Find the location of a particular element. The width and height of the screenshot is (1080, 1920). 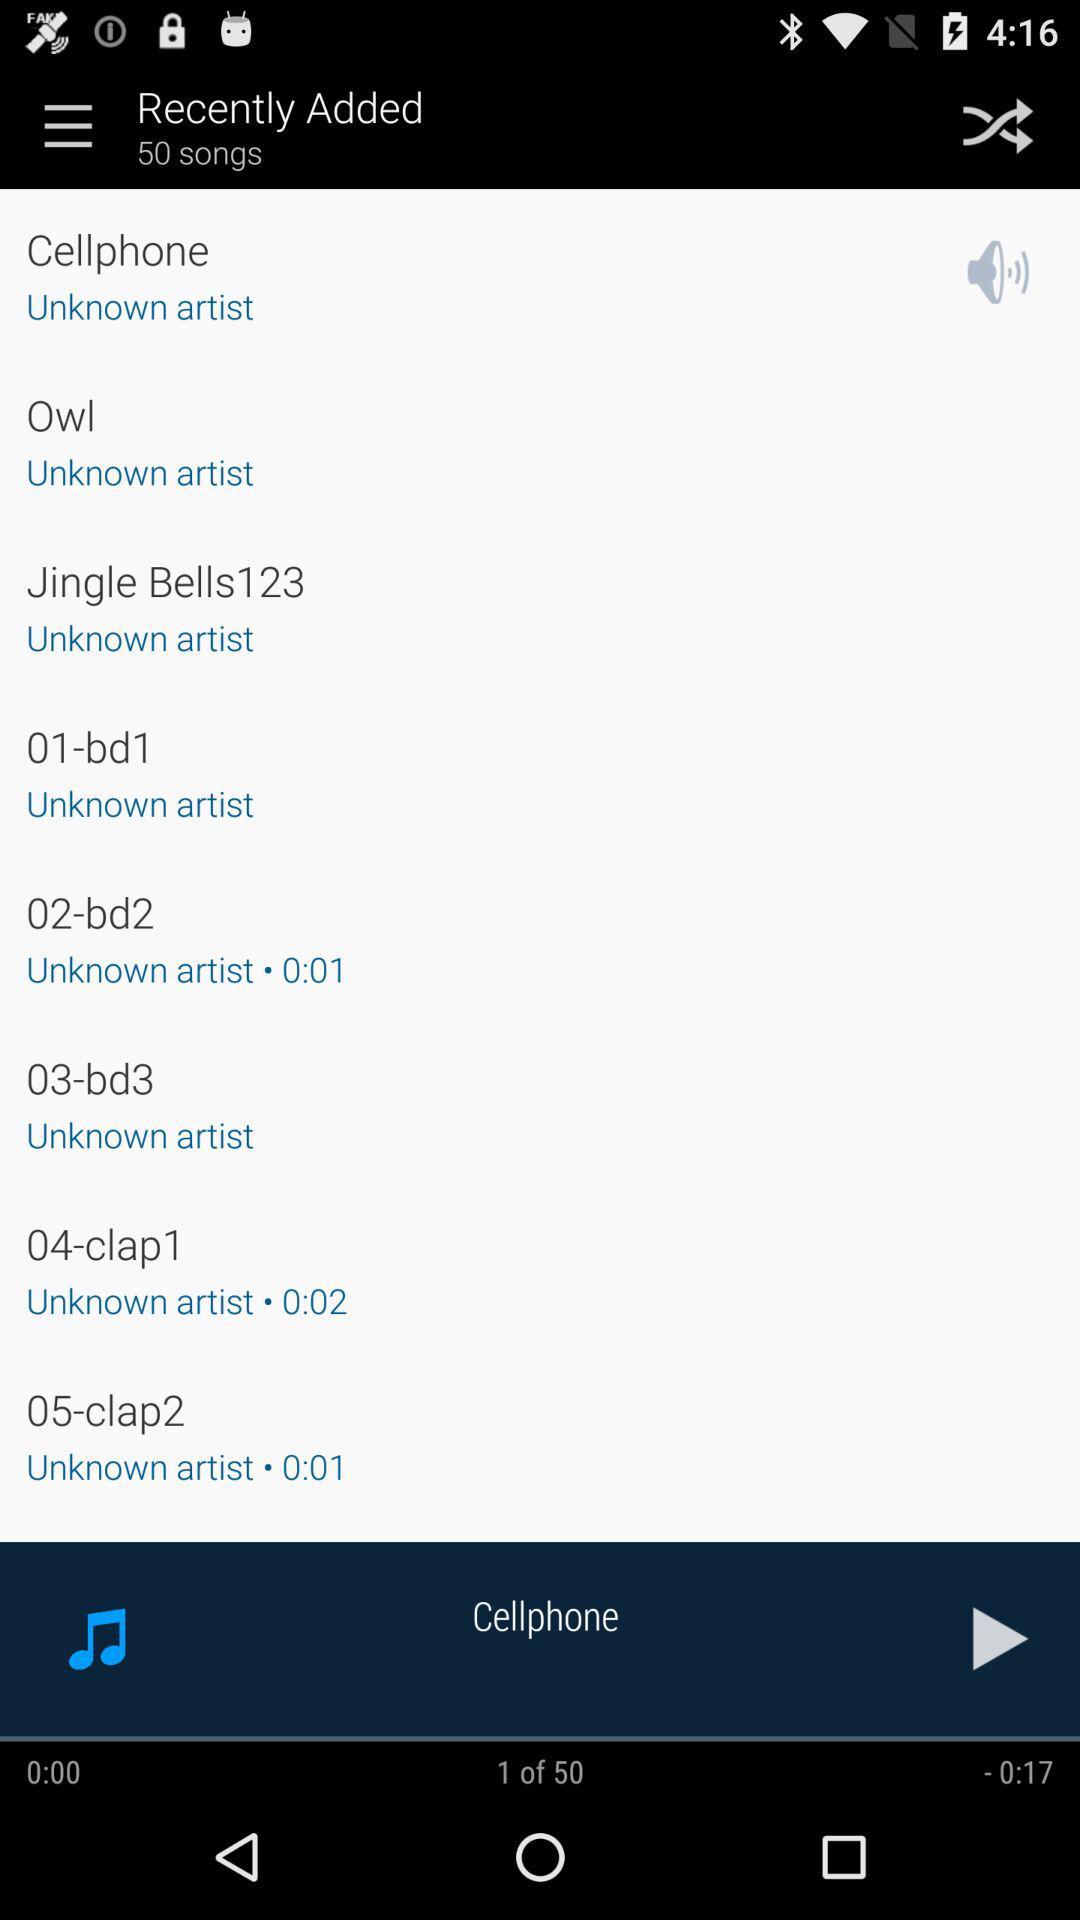

the music icon is located at coordinates (96, 1638).